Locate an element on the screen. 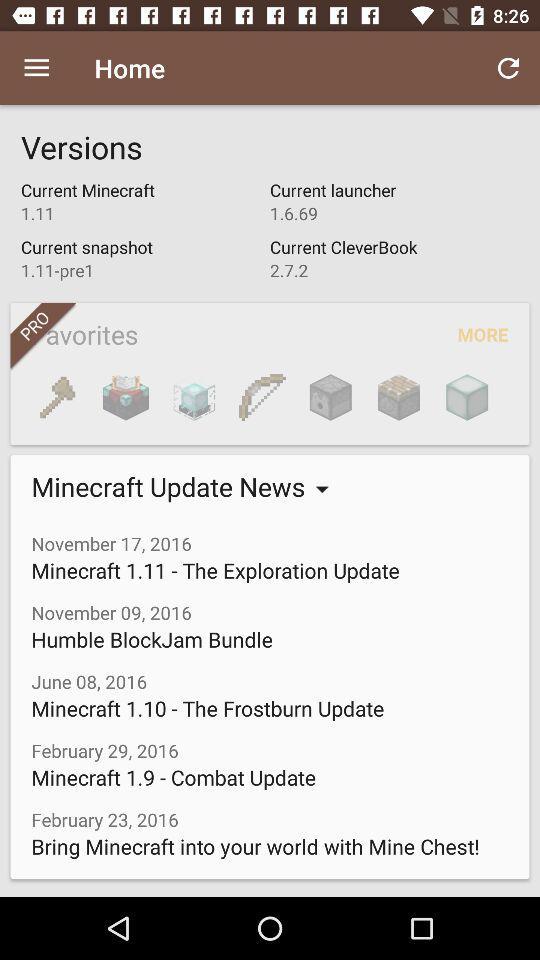  minecraft update news from the dropdown of the page is located at coordinates (172, 485).